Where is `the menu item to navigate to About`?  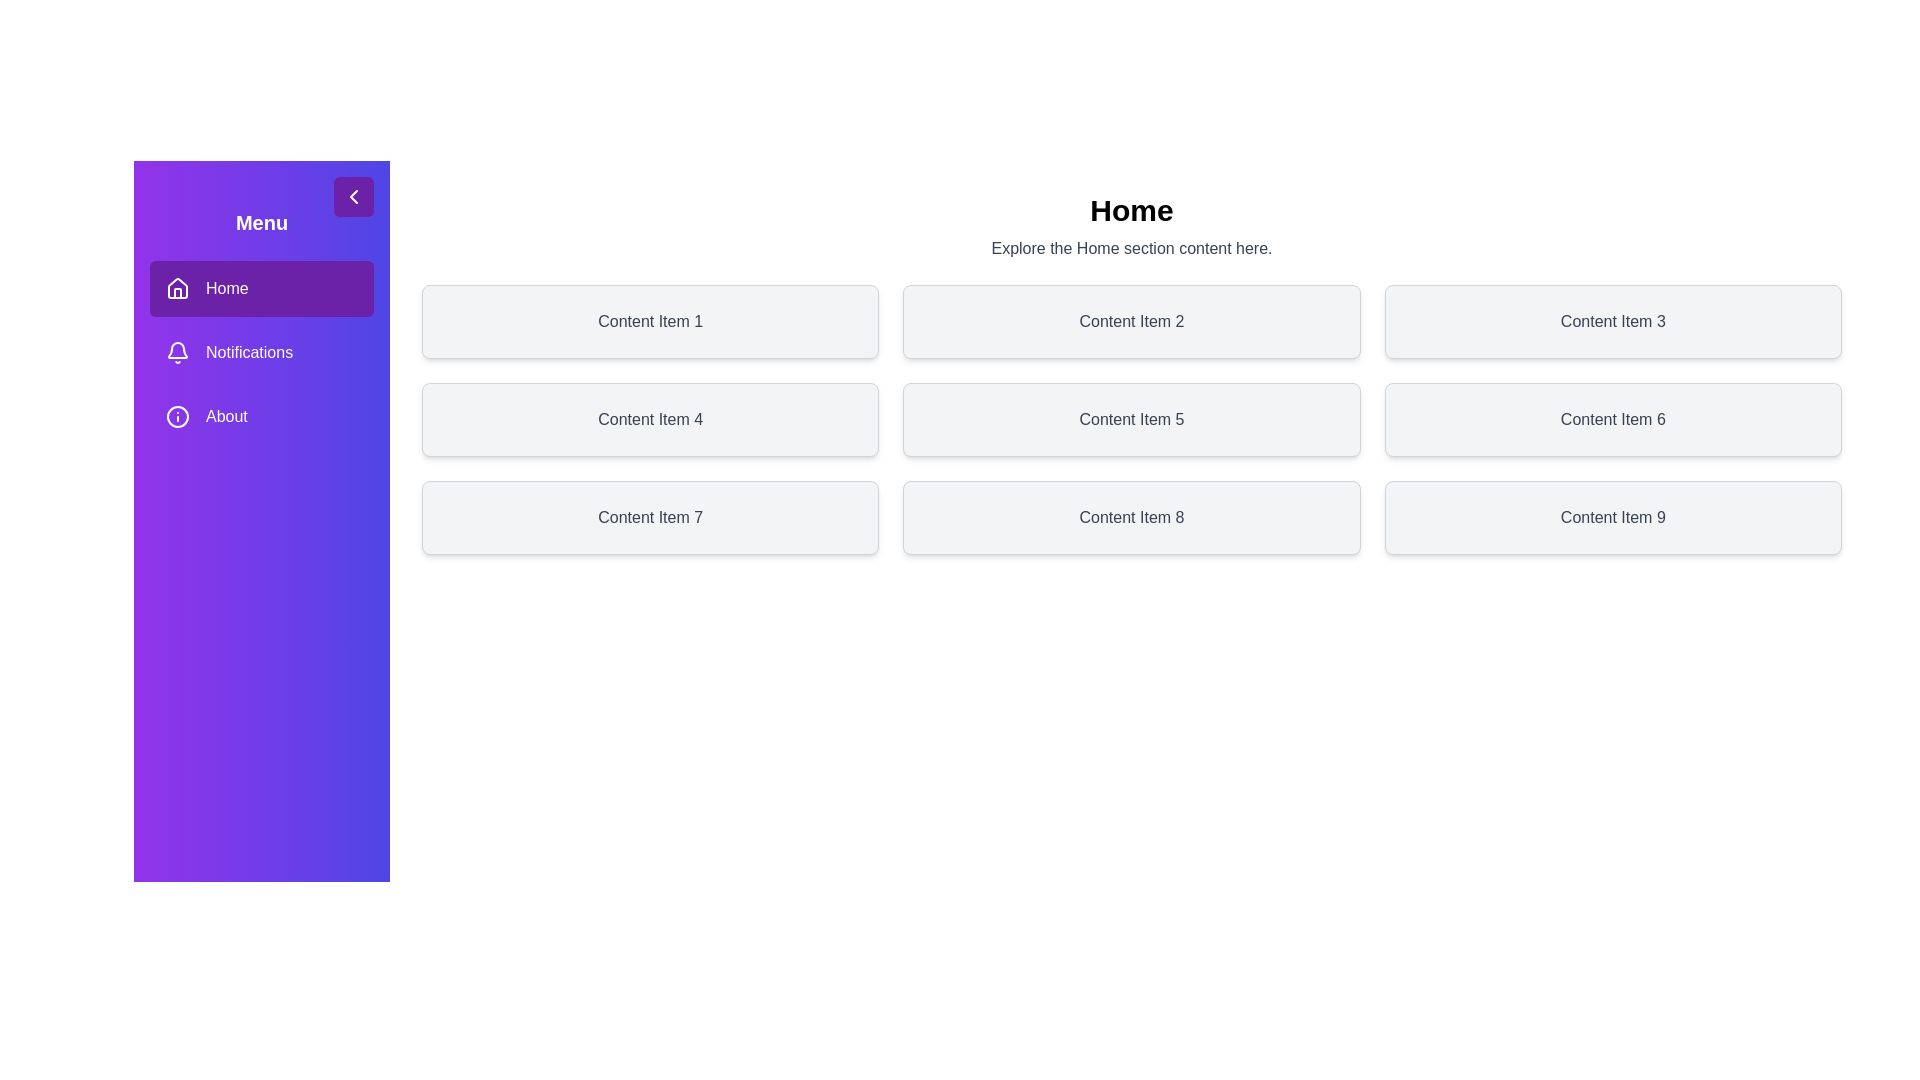 the menu item to navigate to About is located at coordinates (261, 415).